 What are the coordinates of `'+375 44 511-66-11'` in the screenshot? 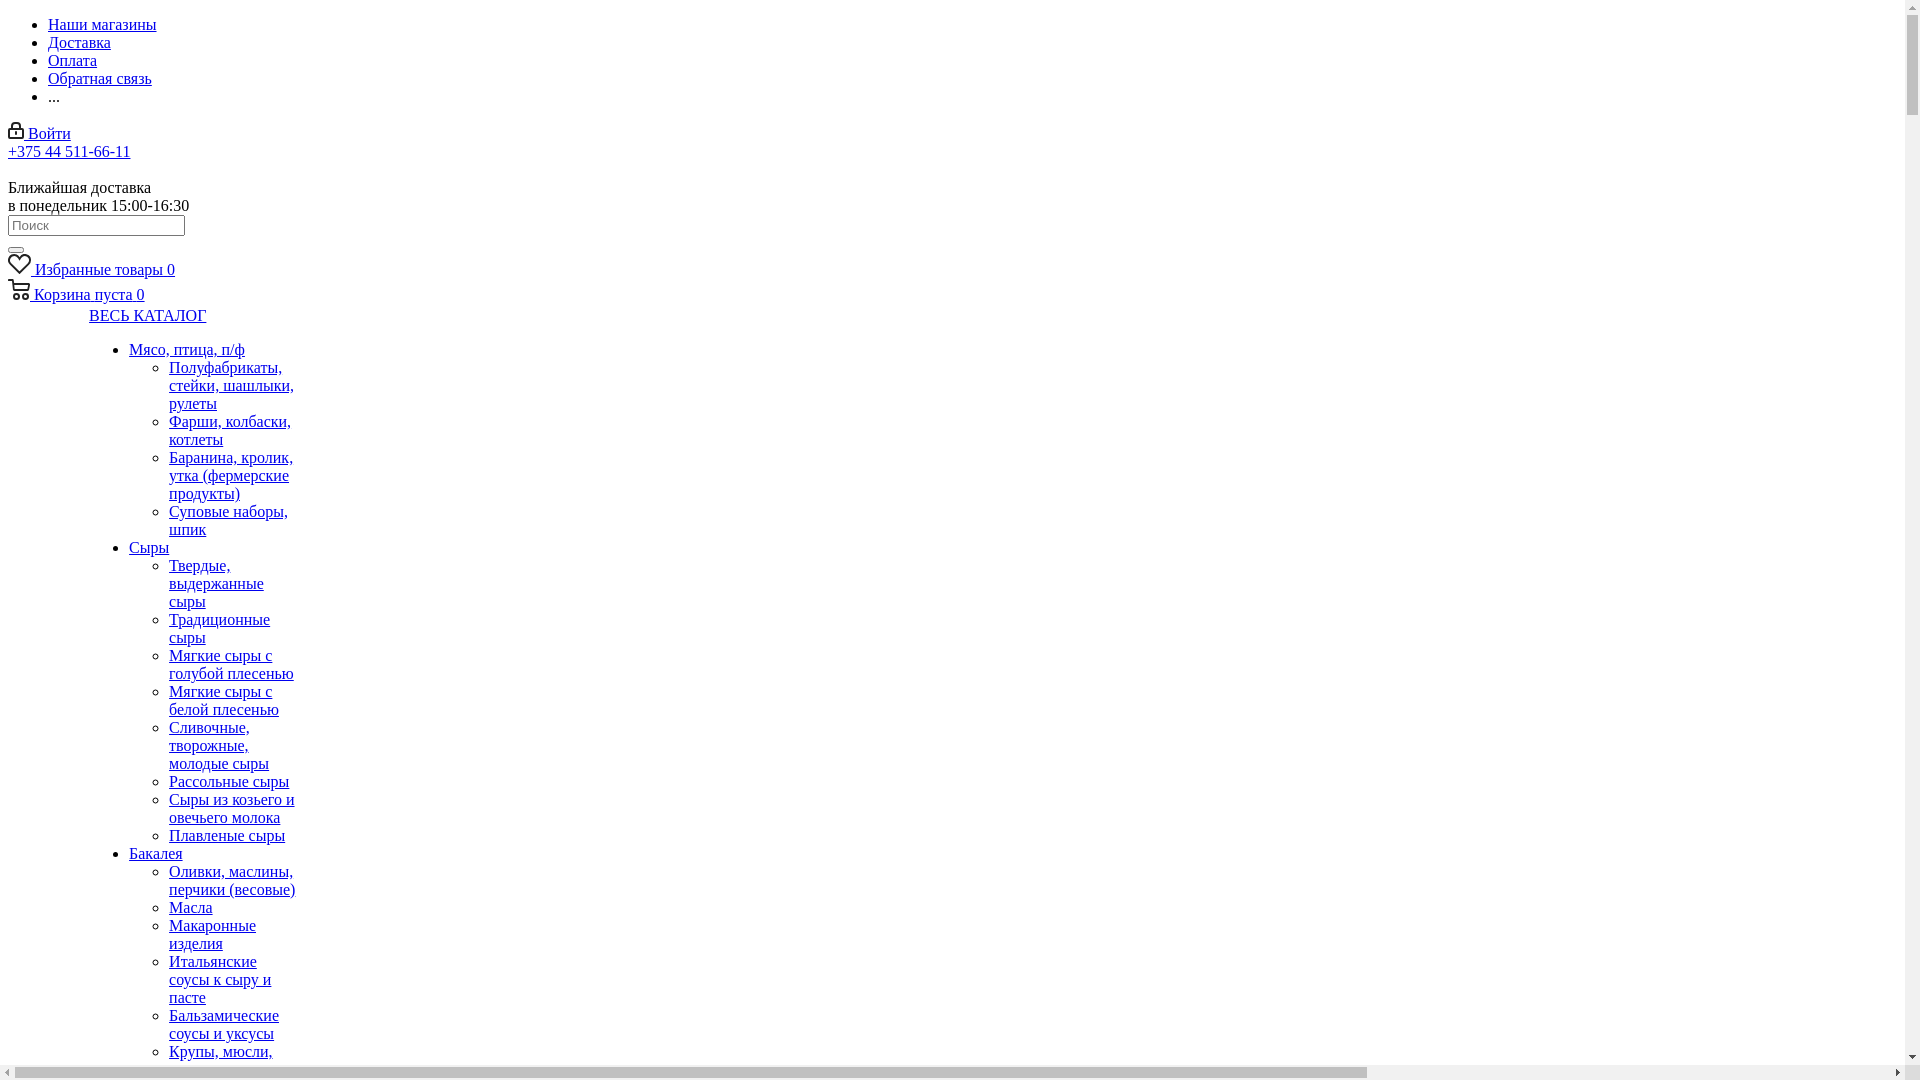 It's located at (69, 150).